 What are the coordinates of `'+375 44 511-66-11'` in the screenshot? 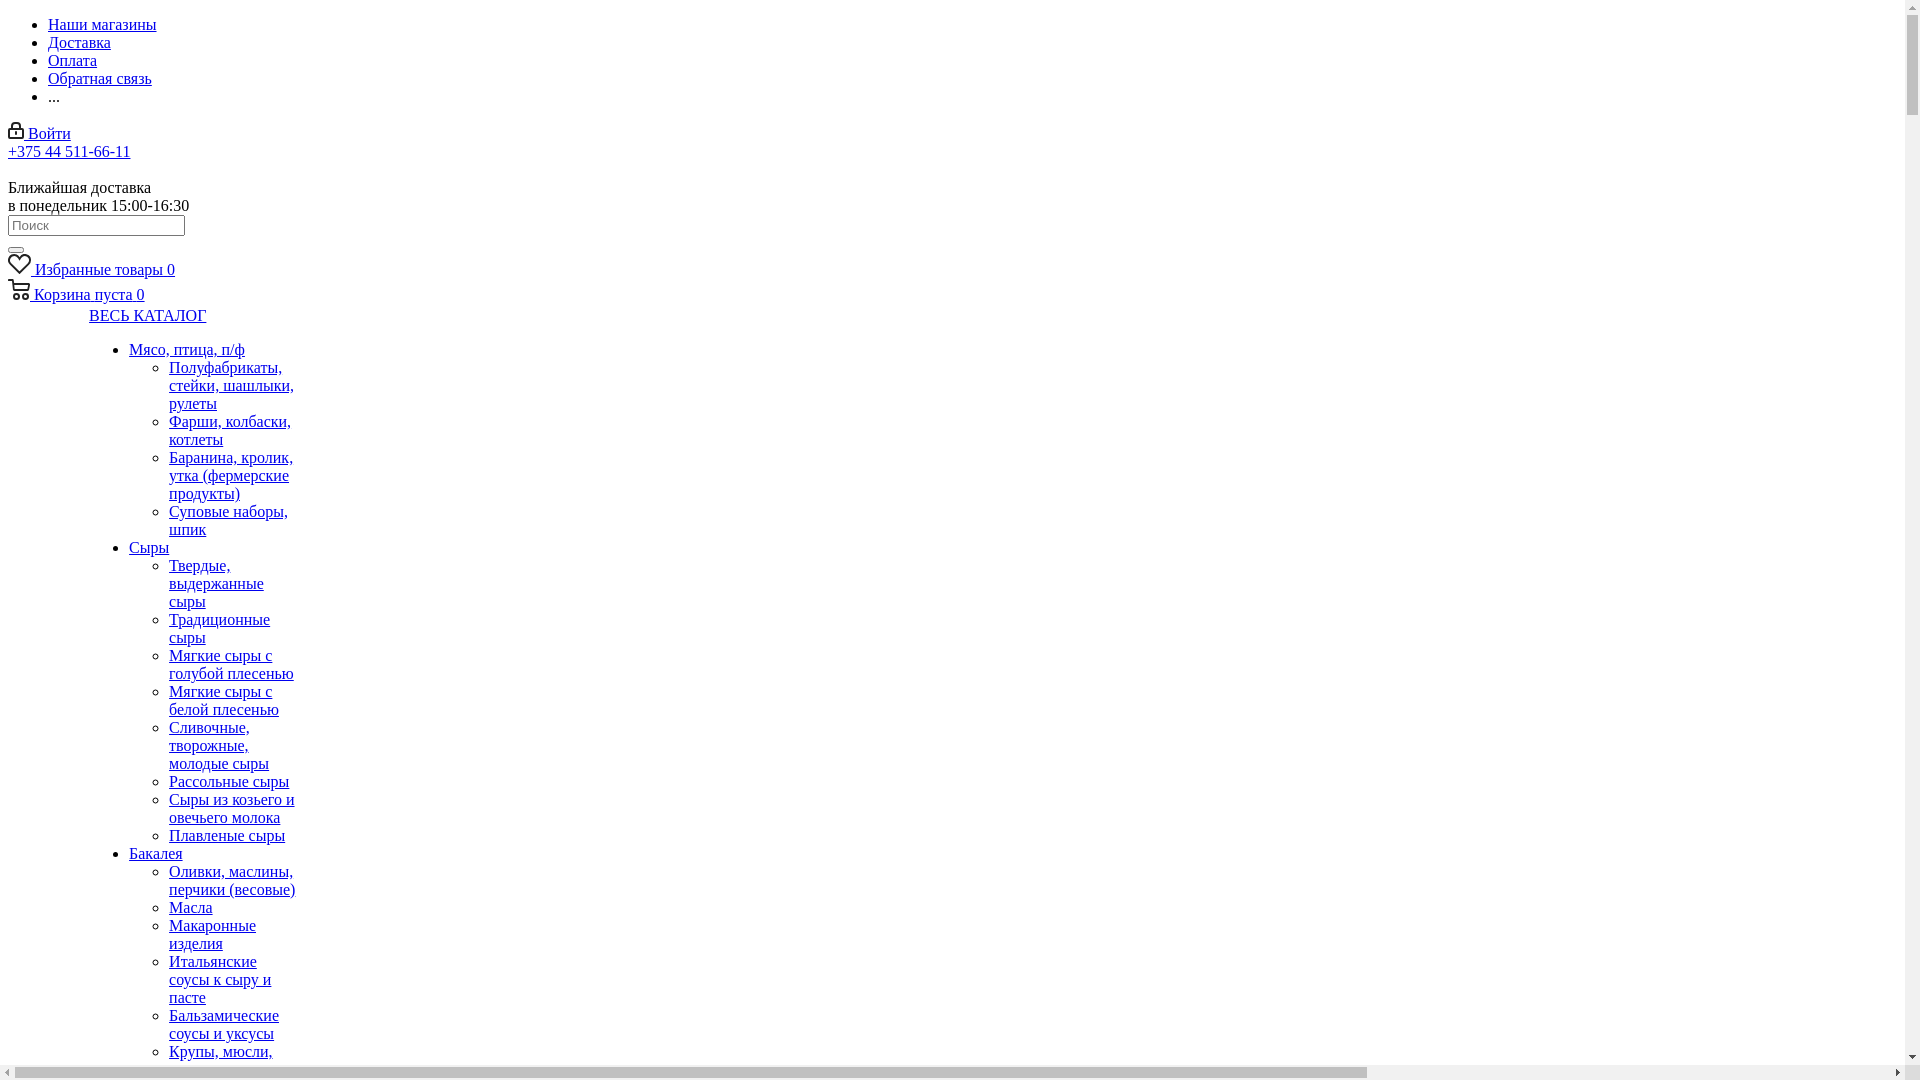 It's located at (69, 150).